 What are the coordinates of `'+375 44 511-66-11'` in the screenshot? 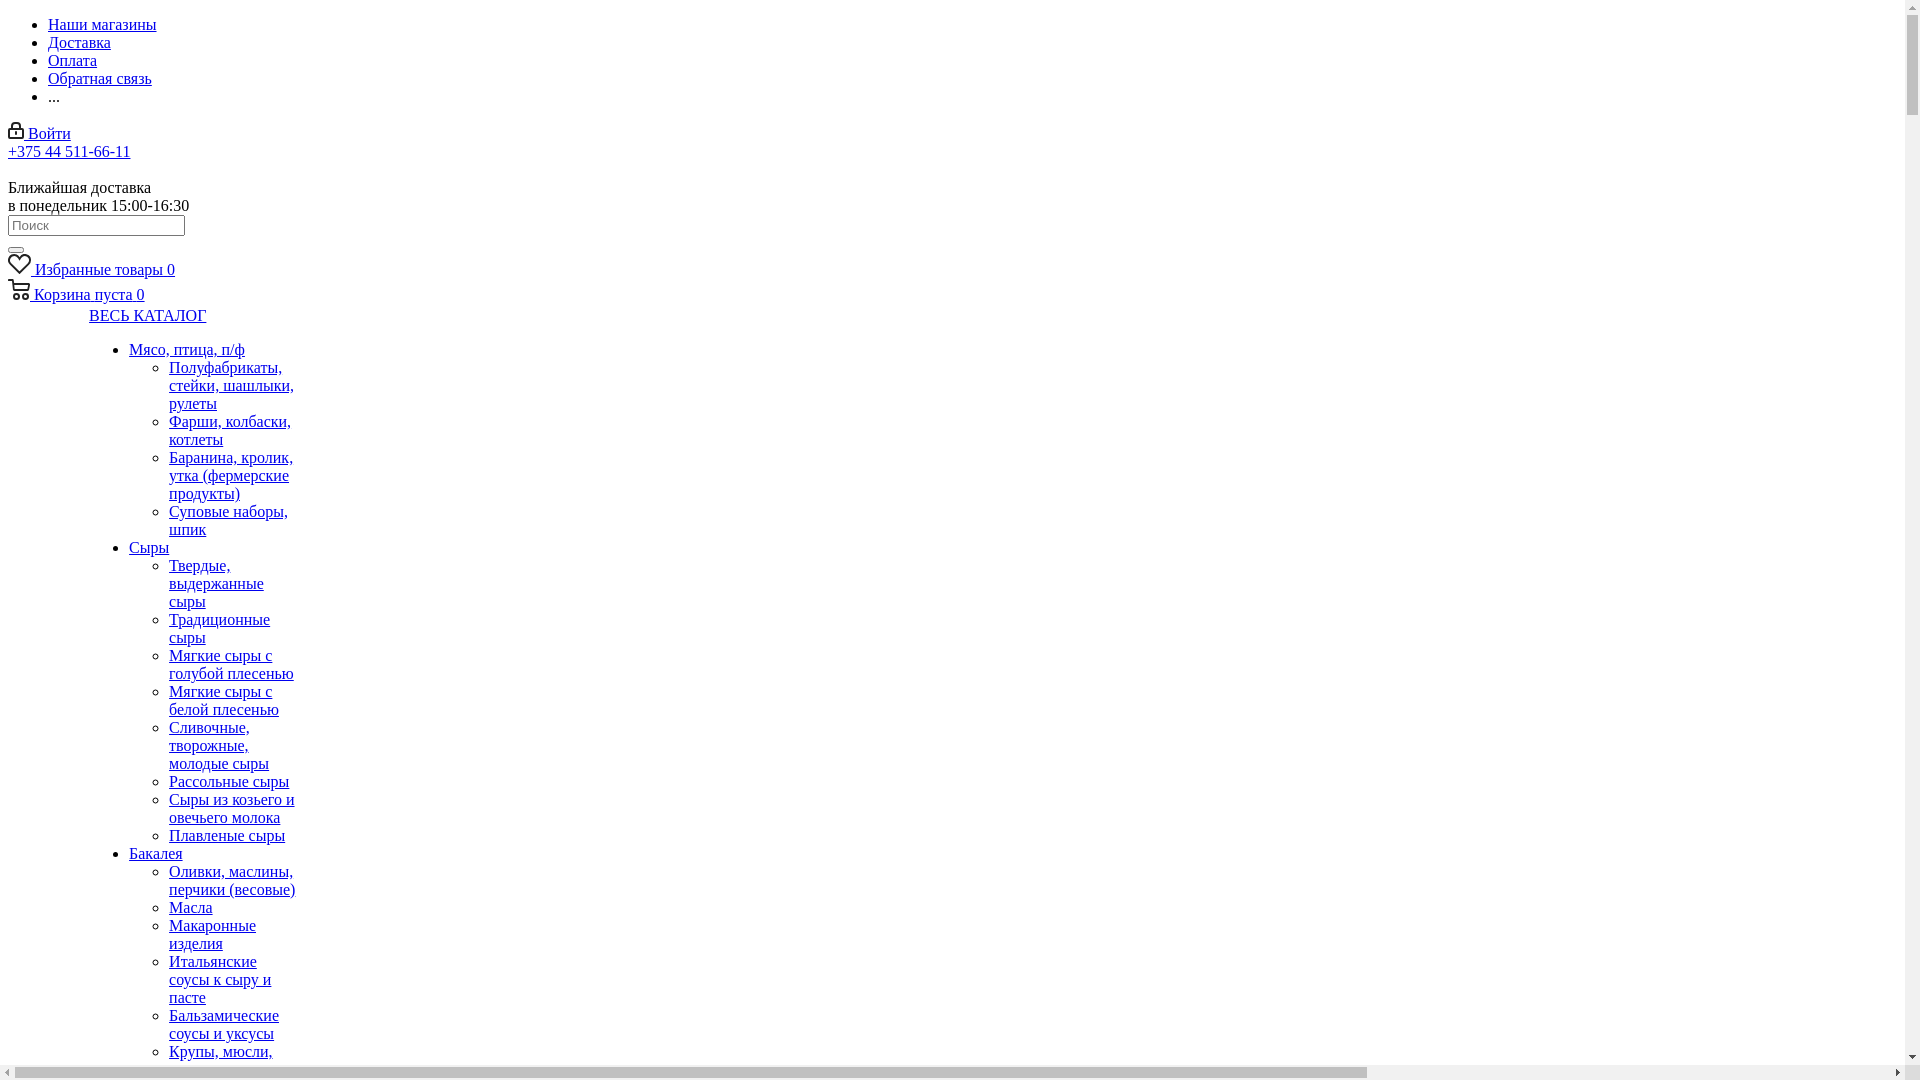 It's located at (69, 150).